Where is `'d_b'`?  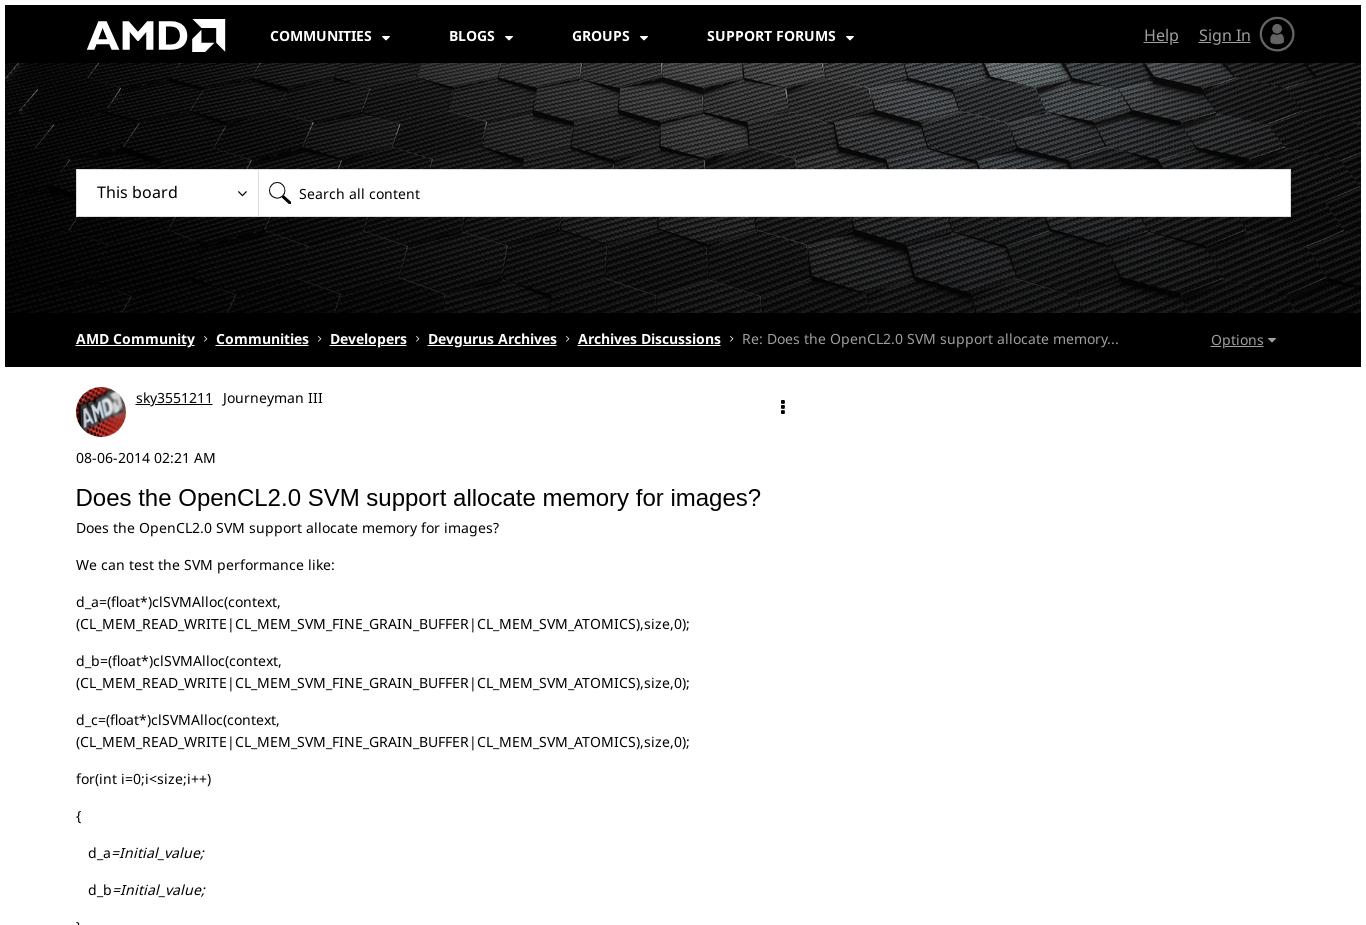
'd_b' is located at coordinates (93, 888).